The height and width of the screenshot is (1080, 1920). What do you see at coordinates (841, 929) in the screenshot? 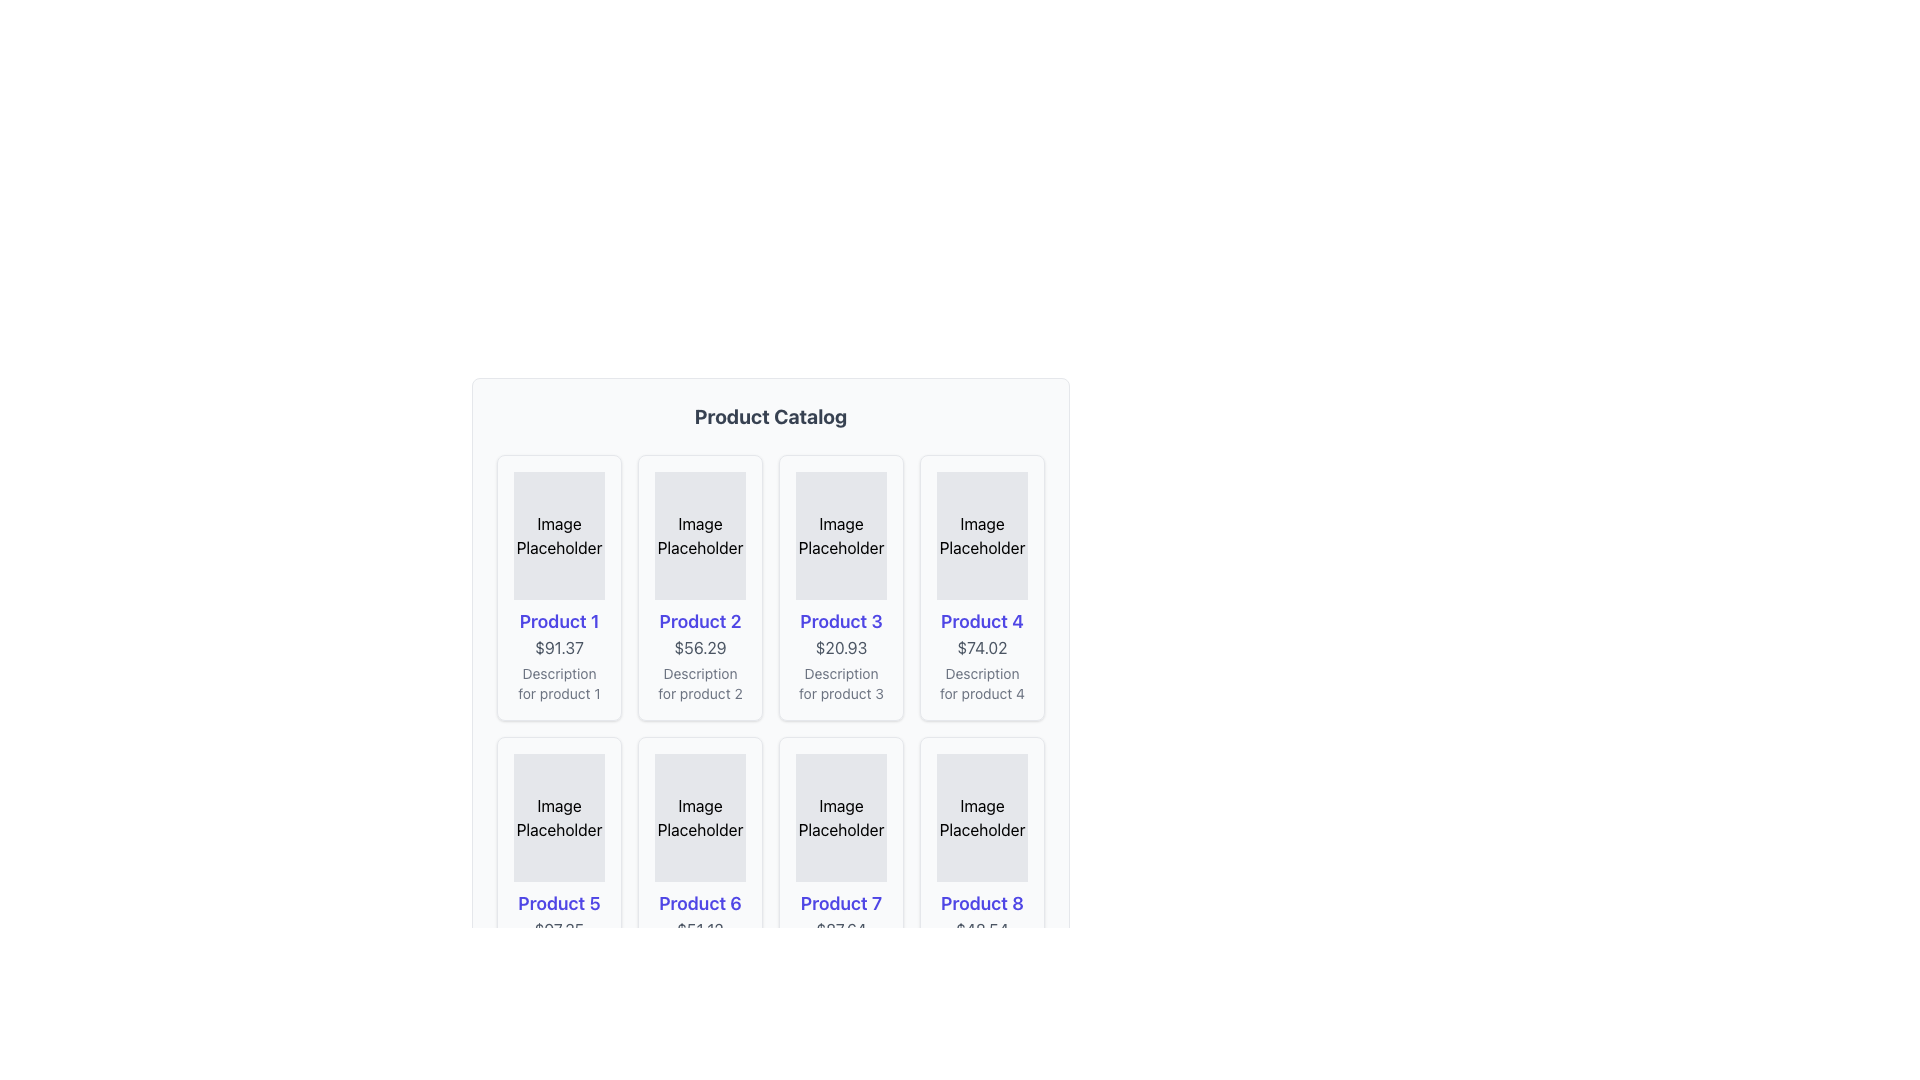
I see `the price information text label located below the product title 'Product 7' in the product card` at bounding box center [841, 929].